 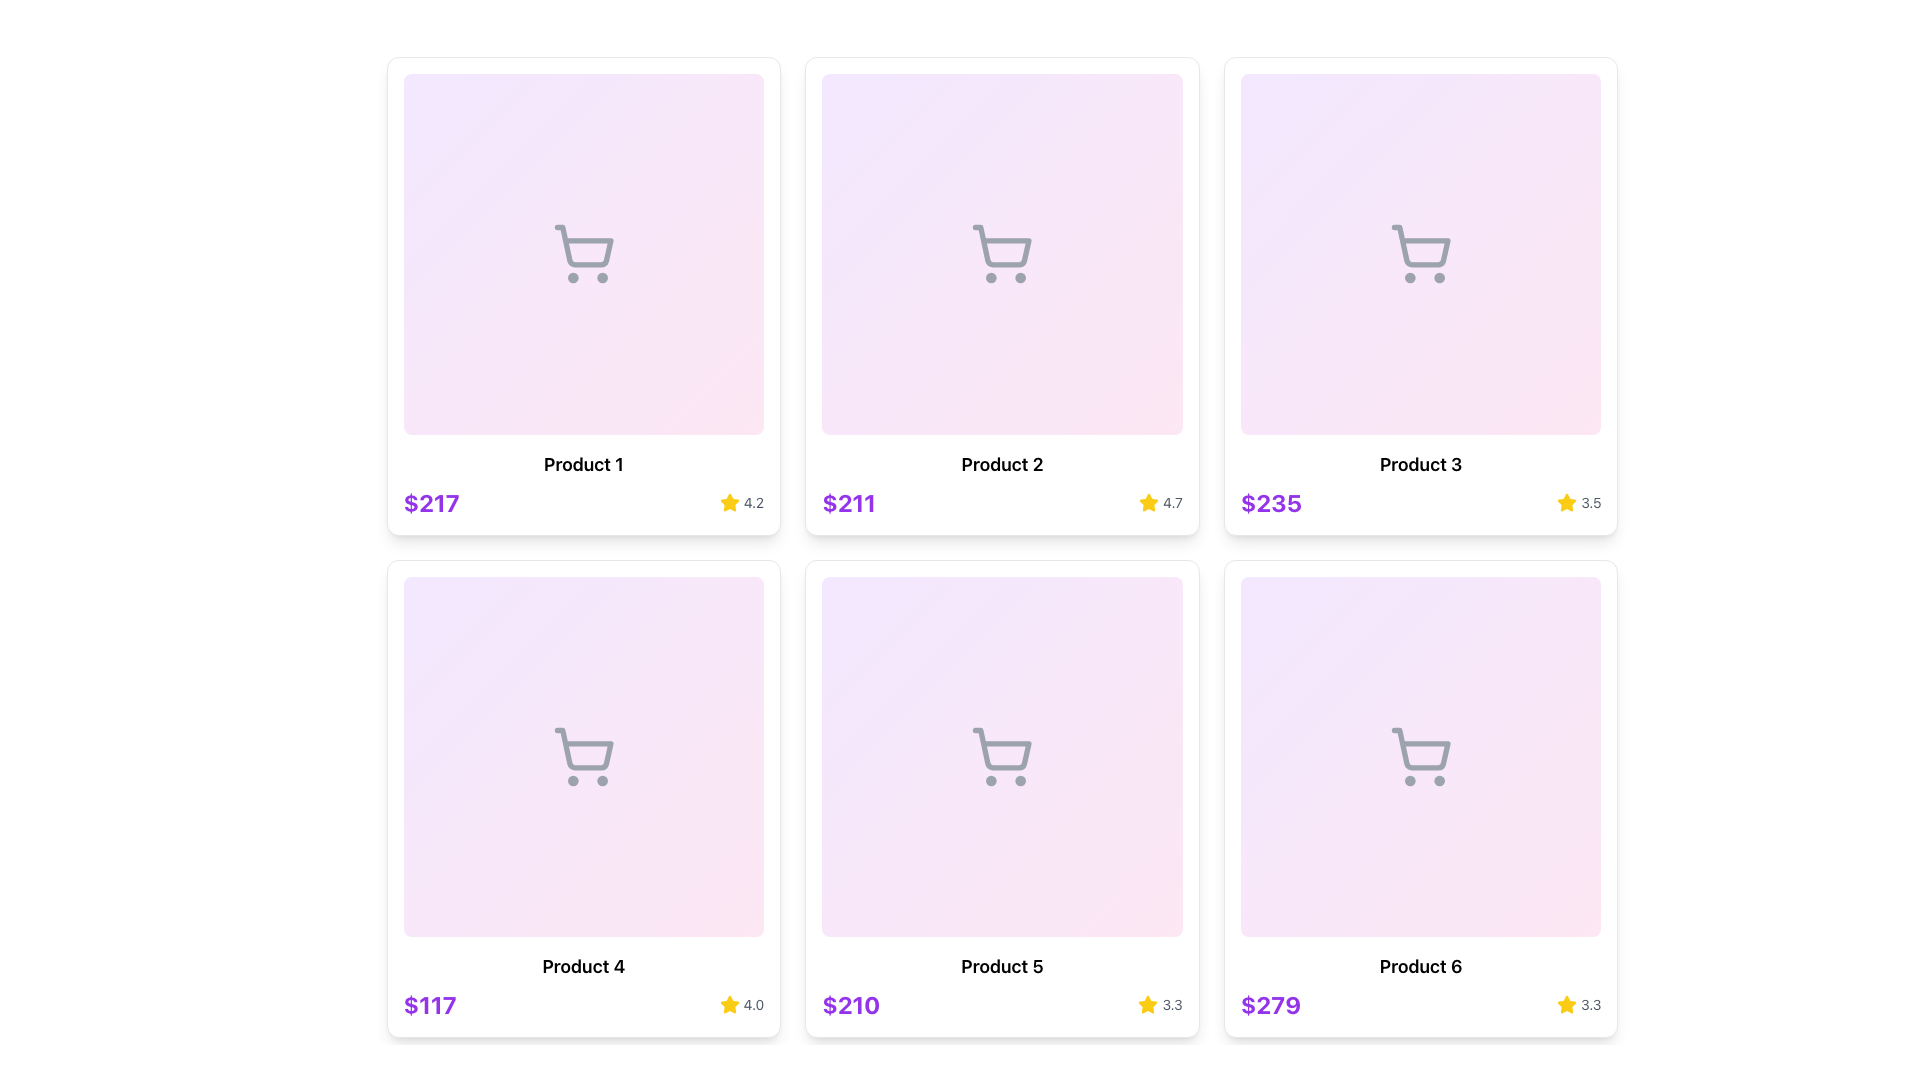 What do you see at coordinates (582, 1005) in the screenshot?
I see `the price and rating display area of Product 4, which shows a price of $117 in bold purple font and a rating of 4.0 represented by a yellow star, to interact with the product card` at bounding box center [582, 1005].